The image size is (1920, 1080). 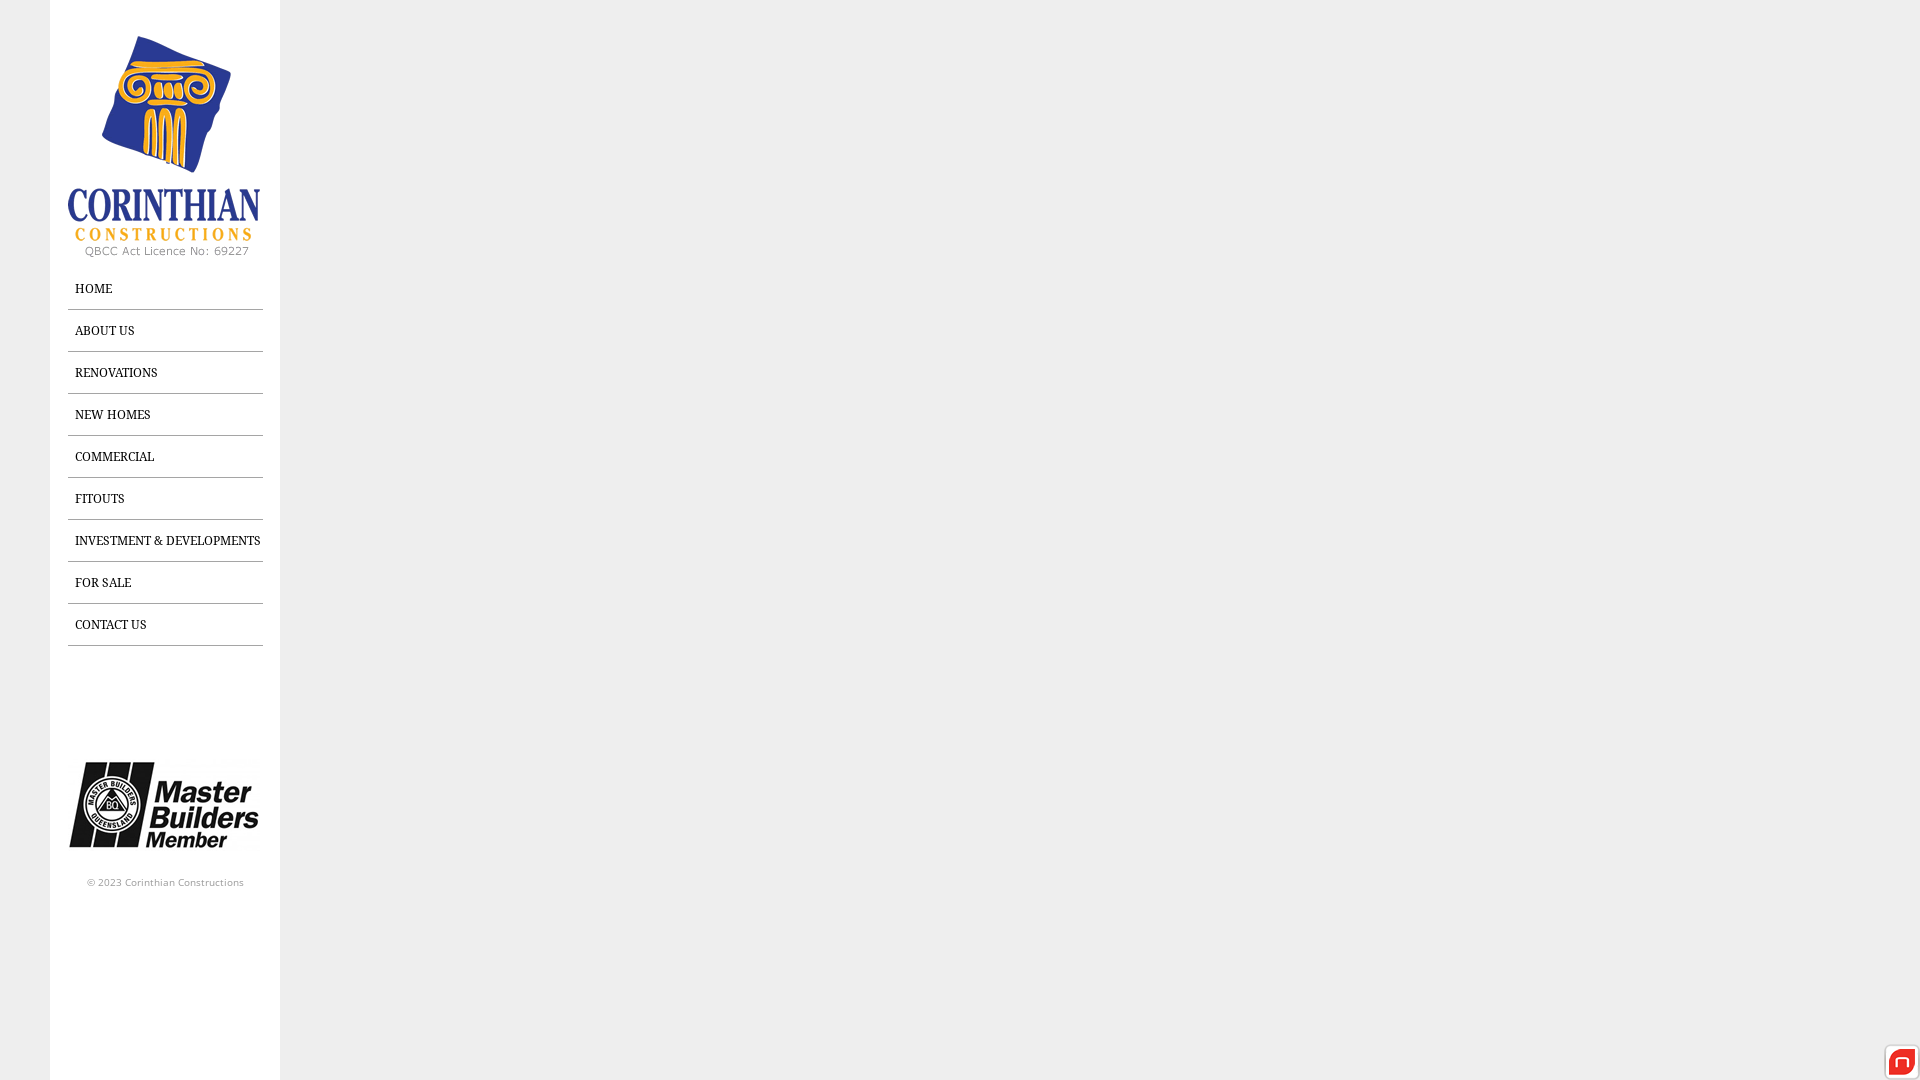 What do you see at coordinates (75, 582) in the screenshot?
I see `'FOR SALE'` at bounding box center [75, 582].